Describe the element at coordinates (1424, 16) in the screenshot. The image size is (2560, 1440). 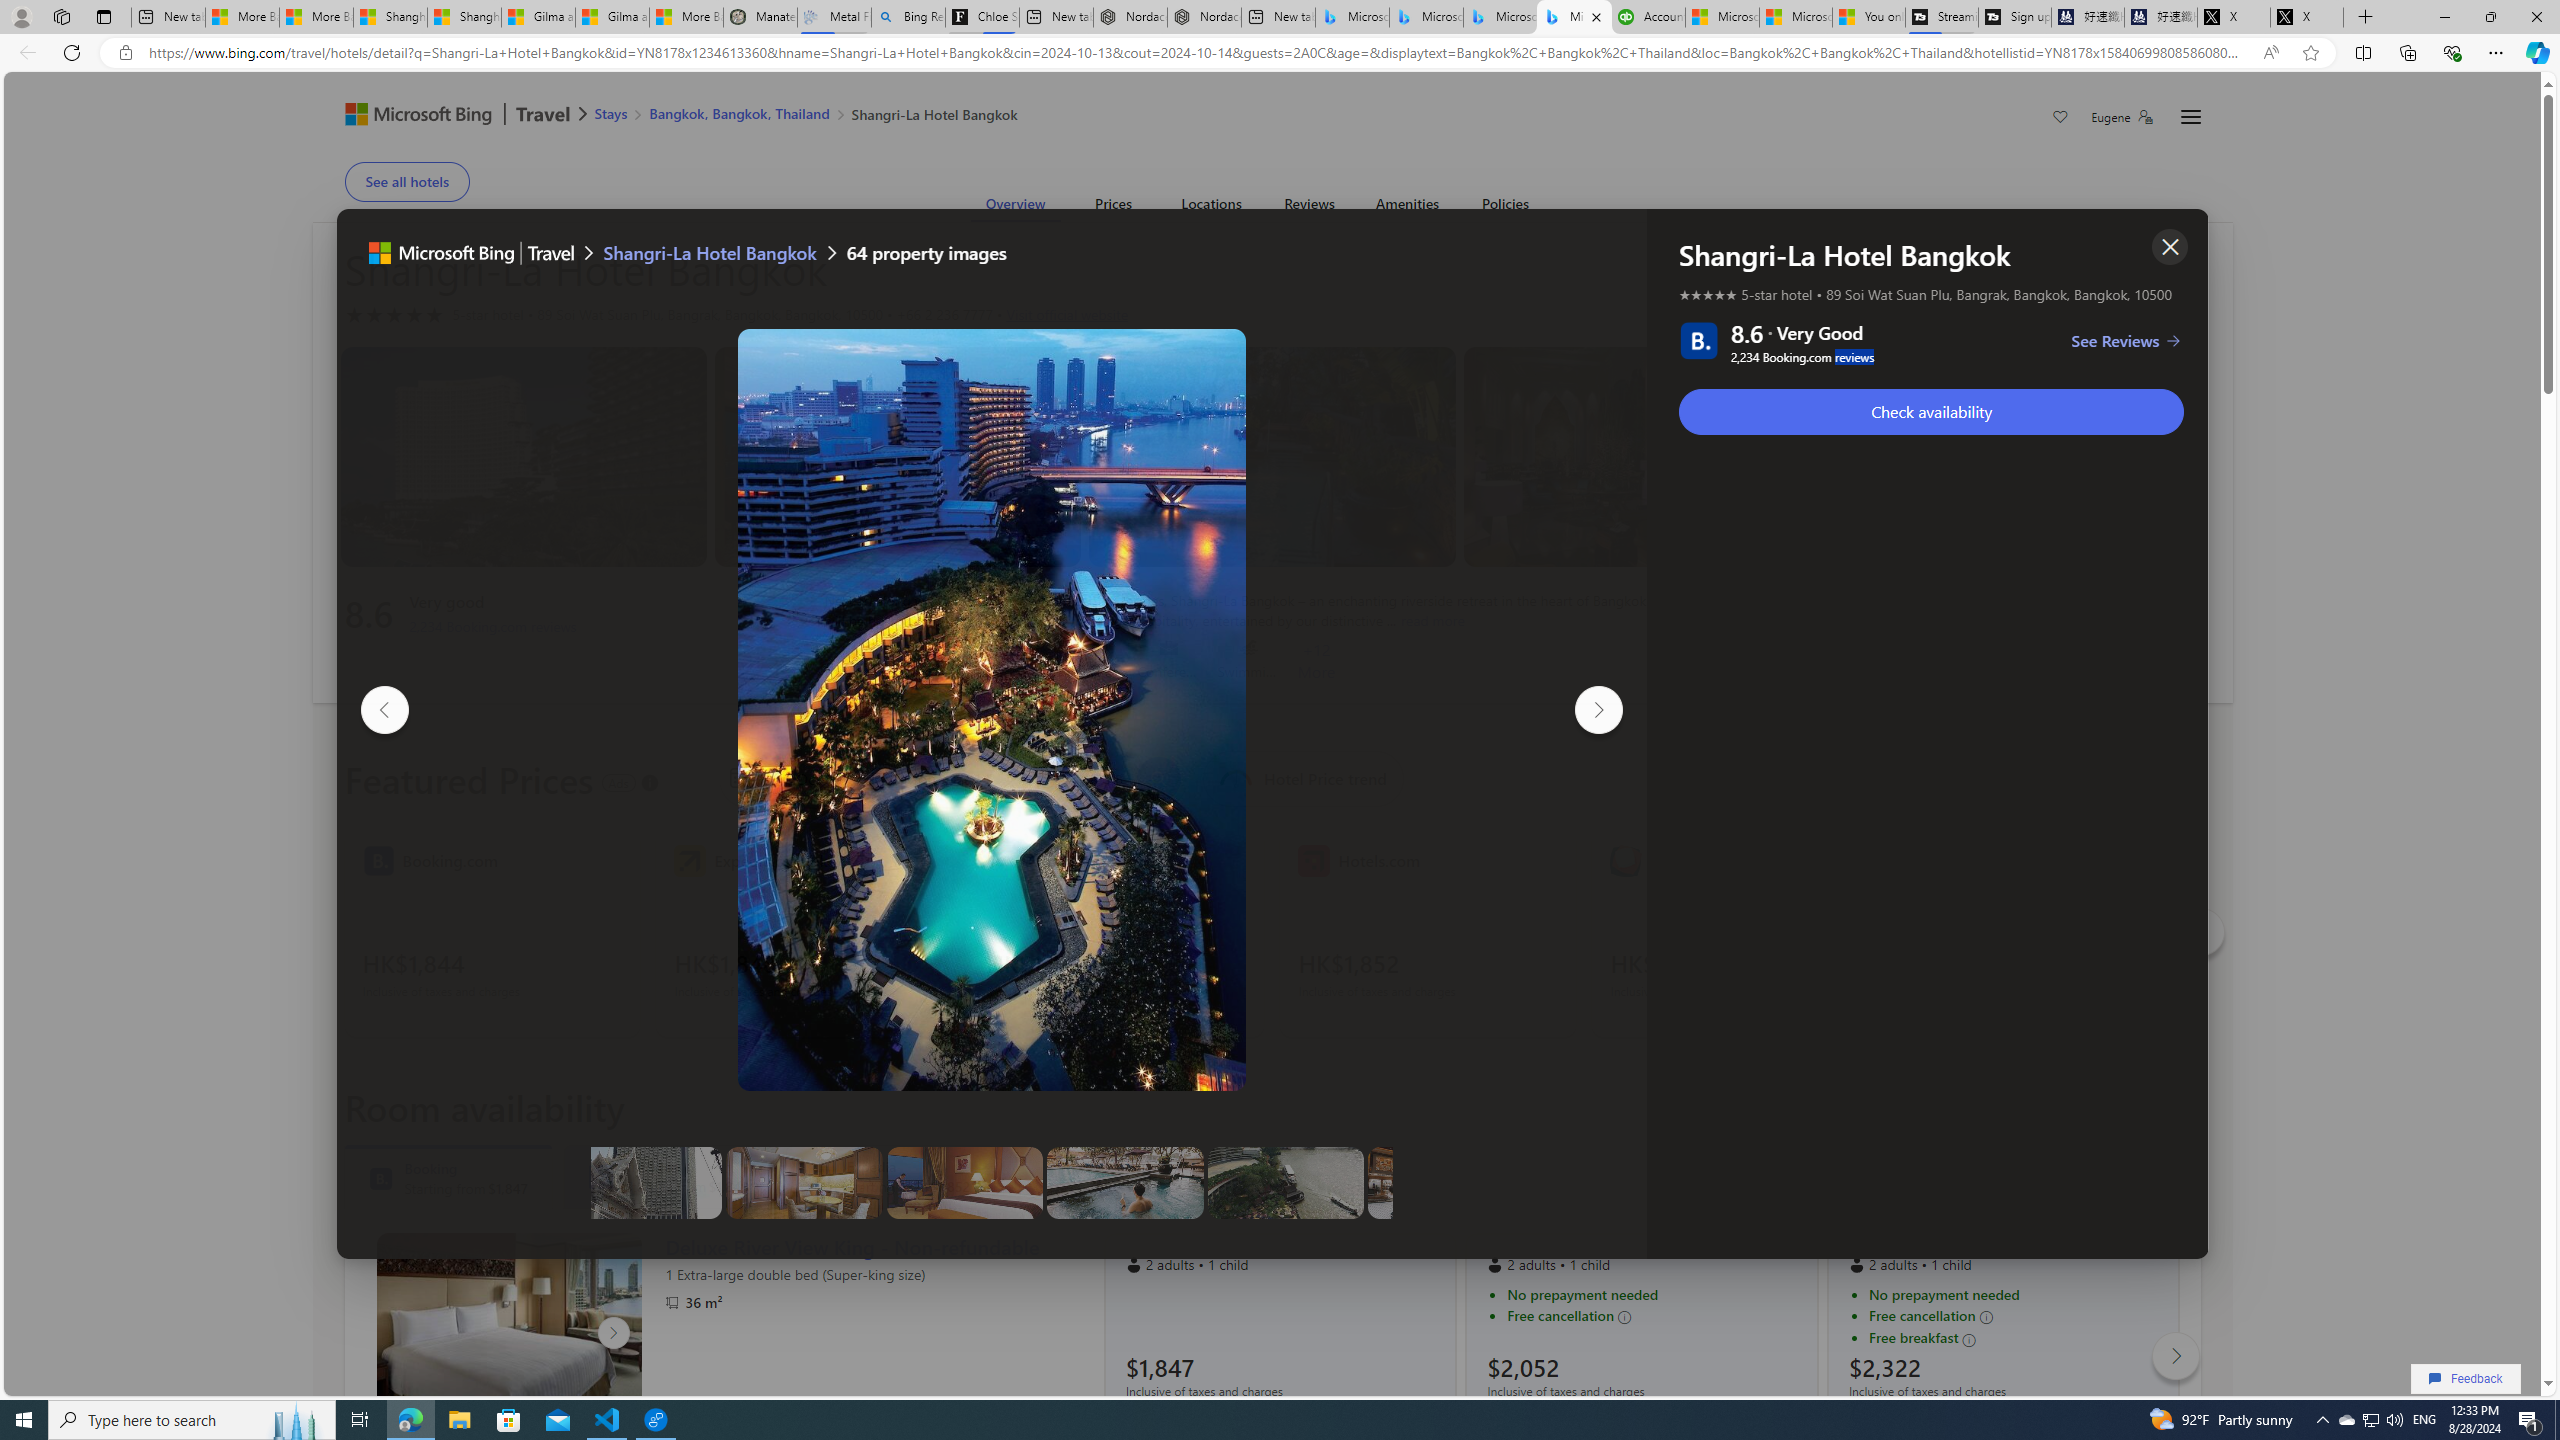
I see `'Microsoft Bing Travel - Stays in Bangkok, Bangkok, Thailand'` at that location.